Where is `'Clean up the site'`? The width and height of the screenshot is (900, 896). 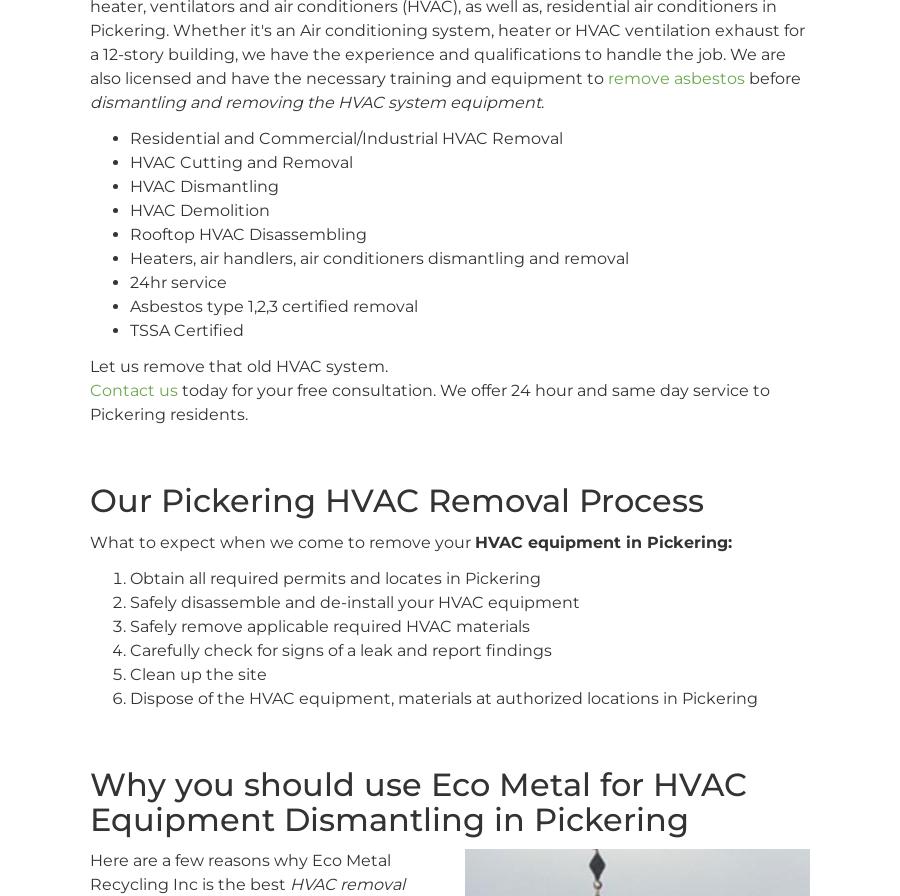
'Clean up the site' is located at coordinates (198, 673).